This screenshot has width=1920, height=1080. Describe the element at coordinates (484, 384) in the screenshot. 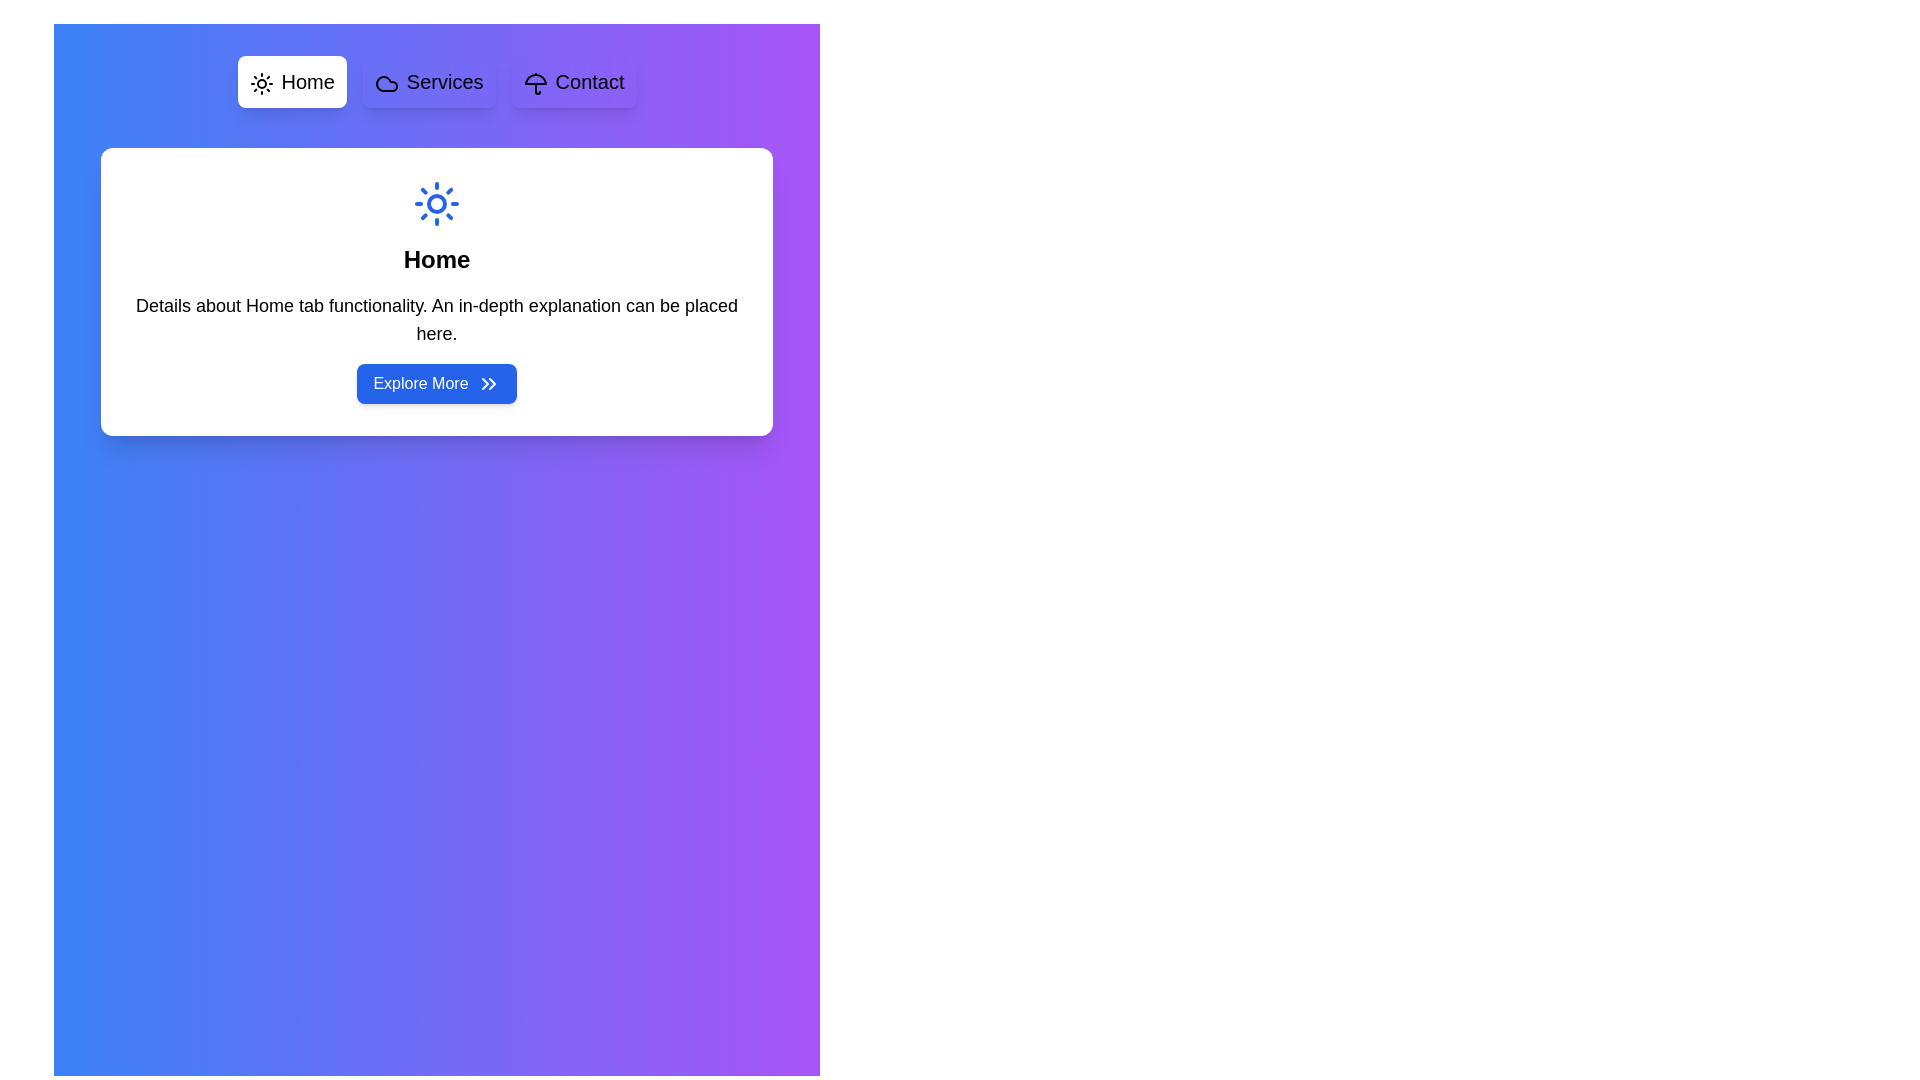

I see `the first chevron icon within the SVG group located at the bottom center of the 'Explore More' button to suggest forward progression or additional content` at that location.